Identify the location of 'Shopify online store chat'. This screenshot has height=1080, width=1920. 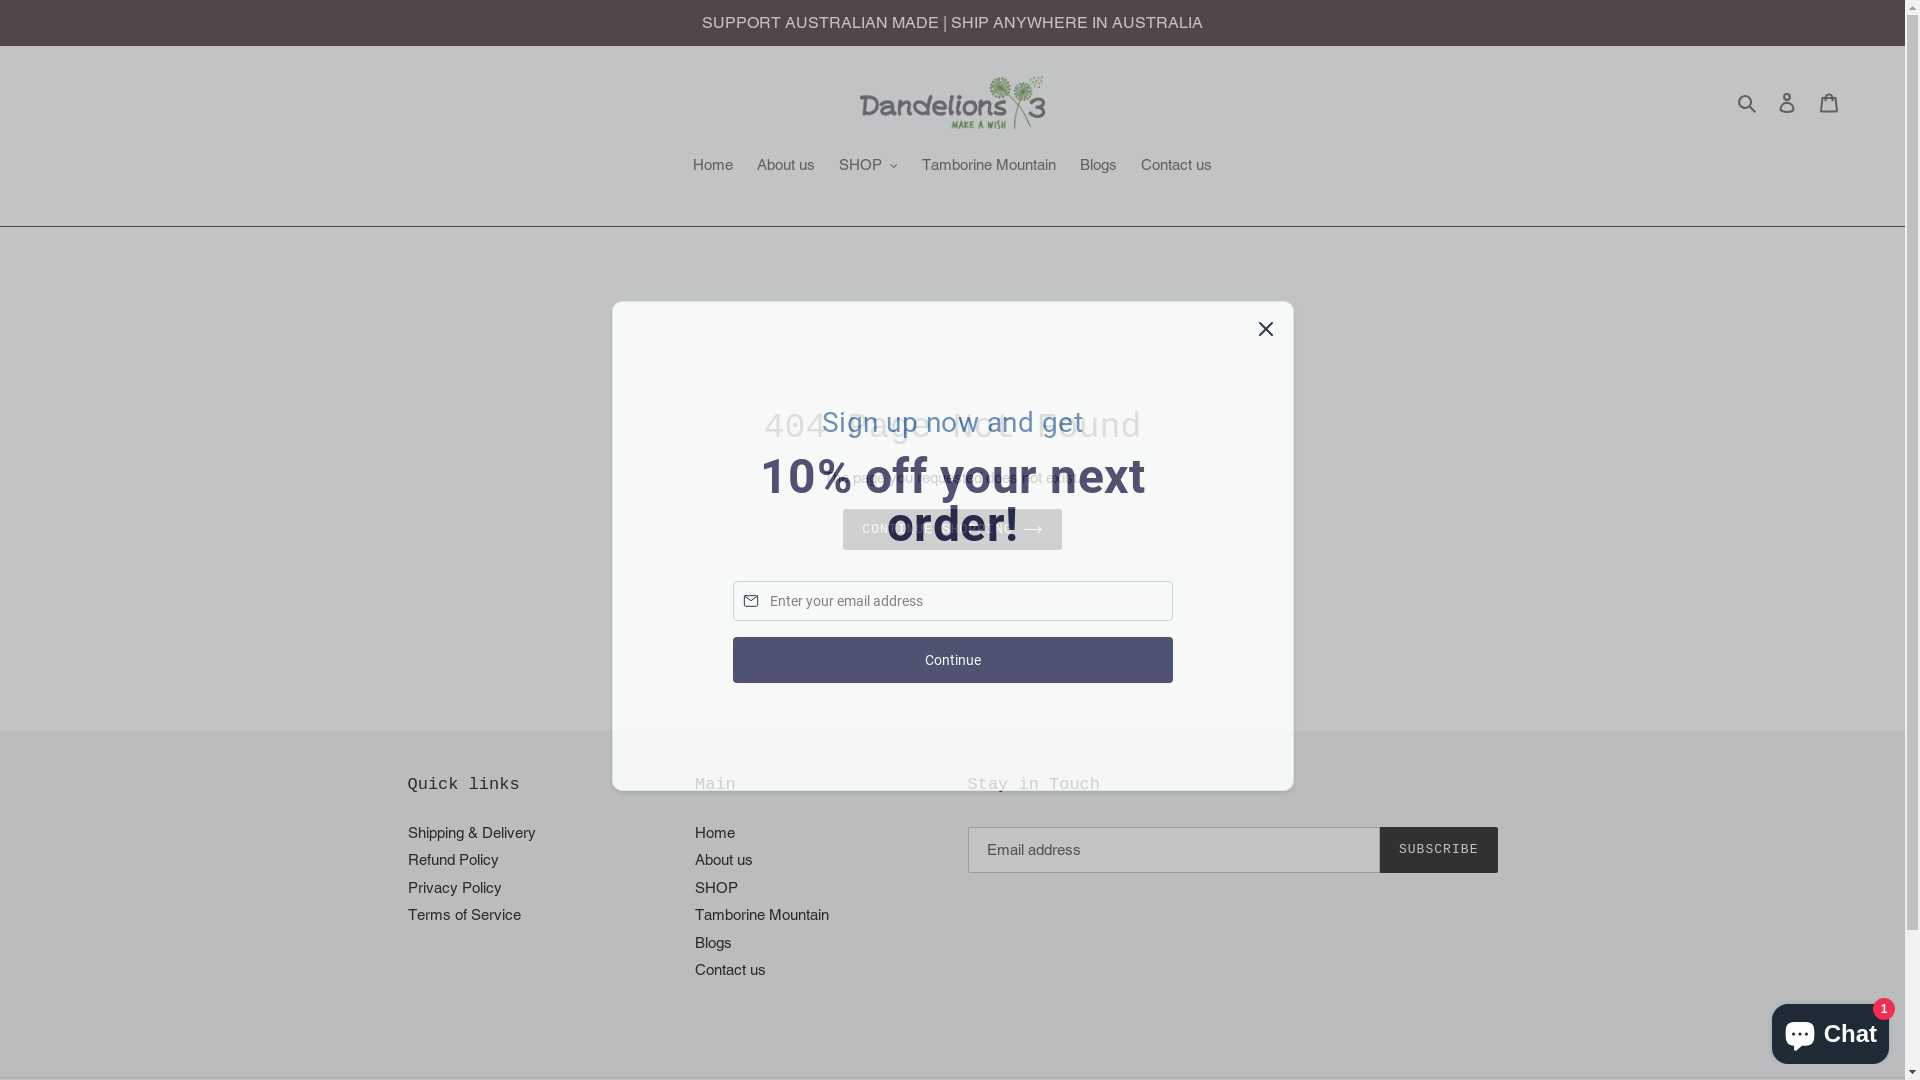
(1830, 1029).